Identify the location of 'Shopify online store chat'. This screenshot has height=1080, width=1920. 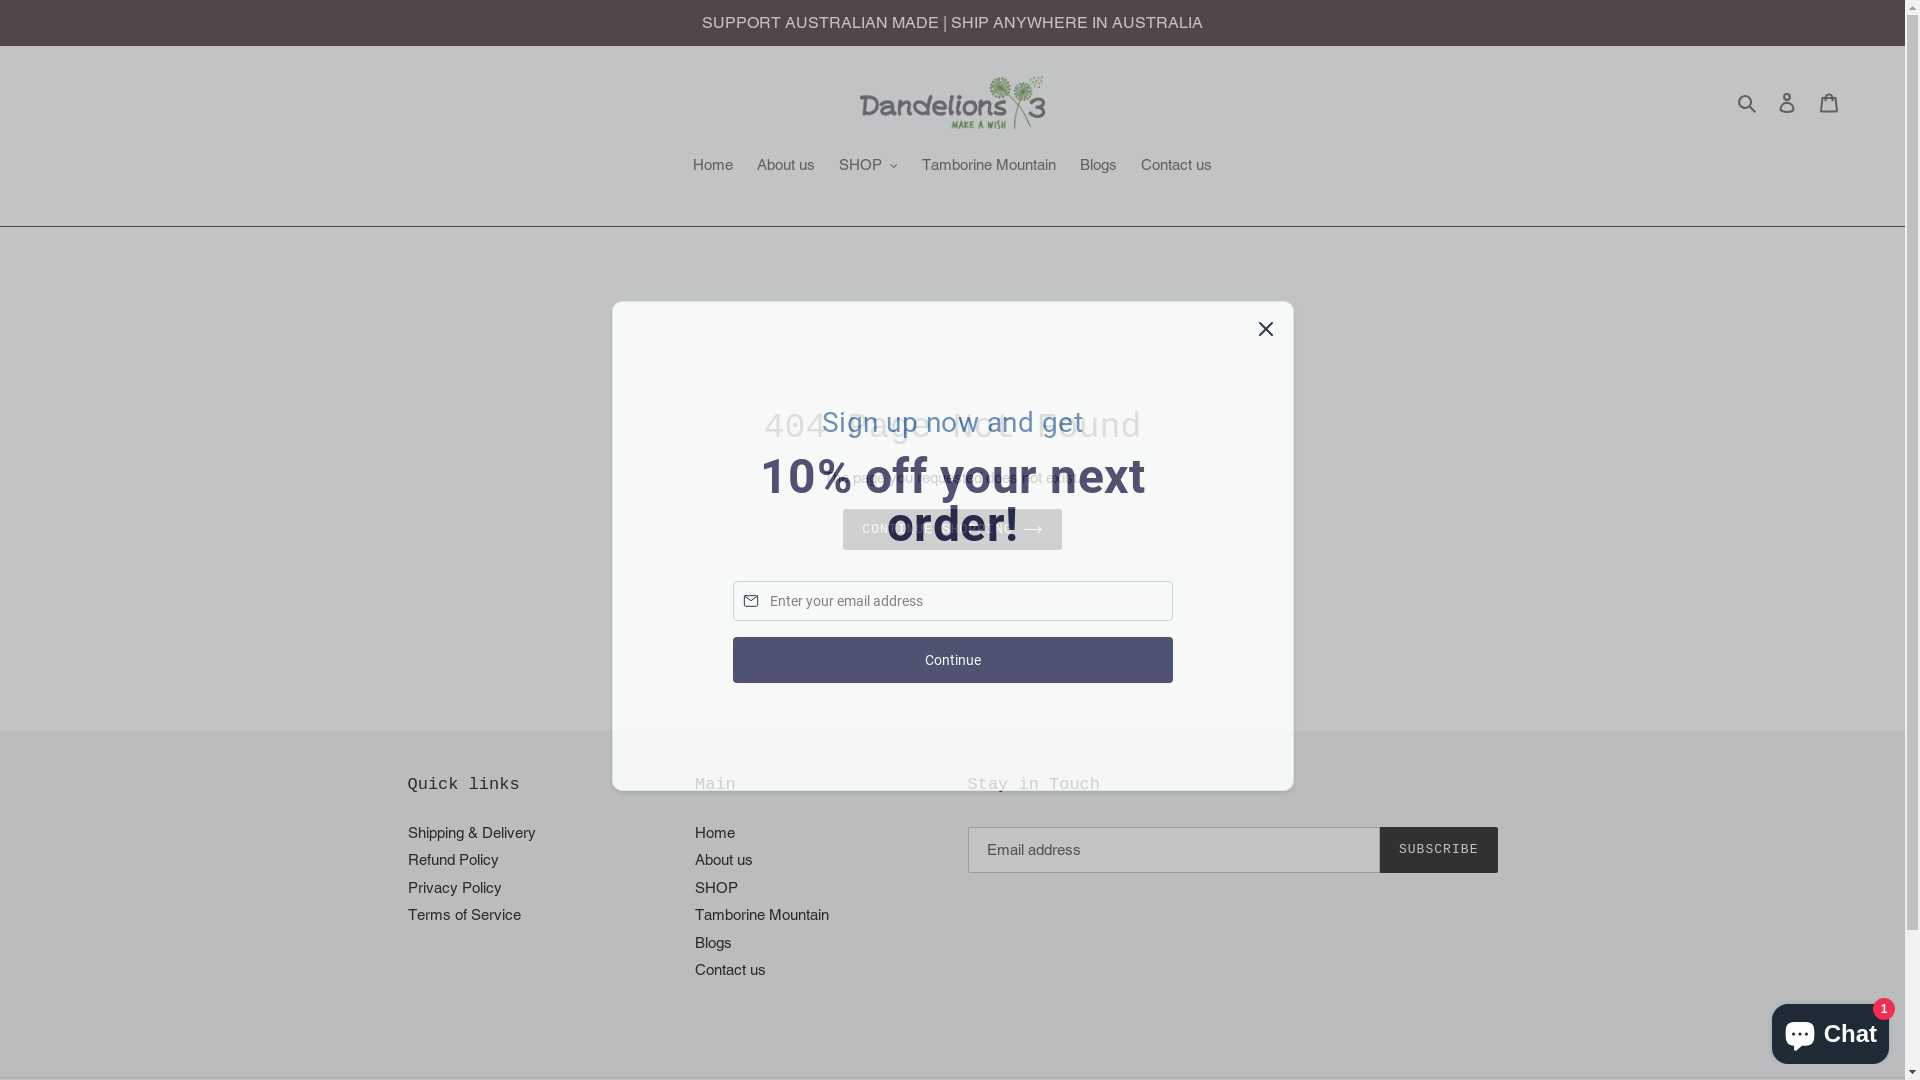
(1830, 1029).